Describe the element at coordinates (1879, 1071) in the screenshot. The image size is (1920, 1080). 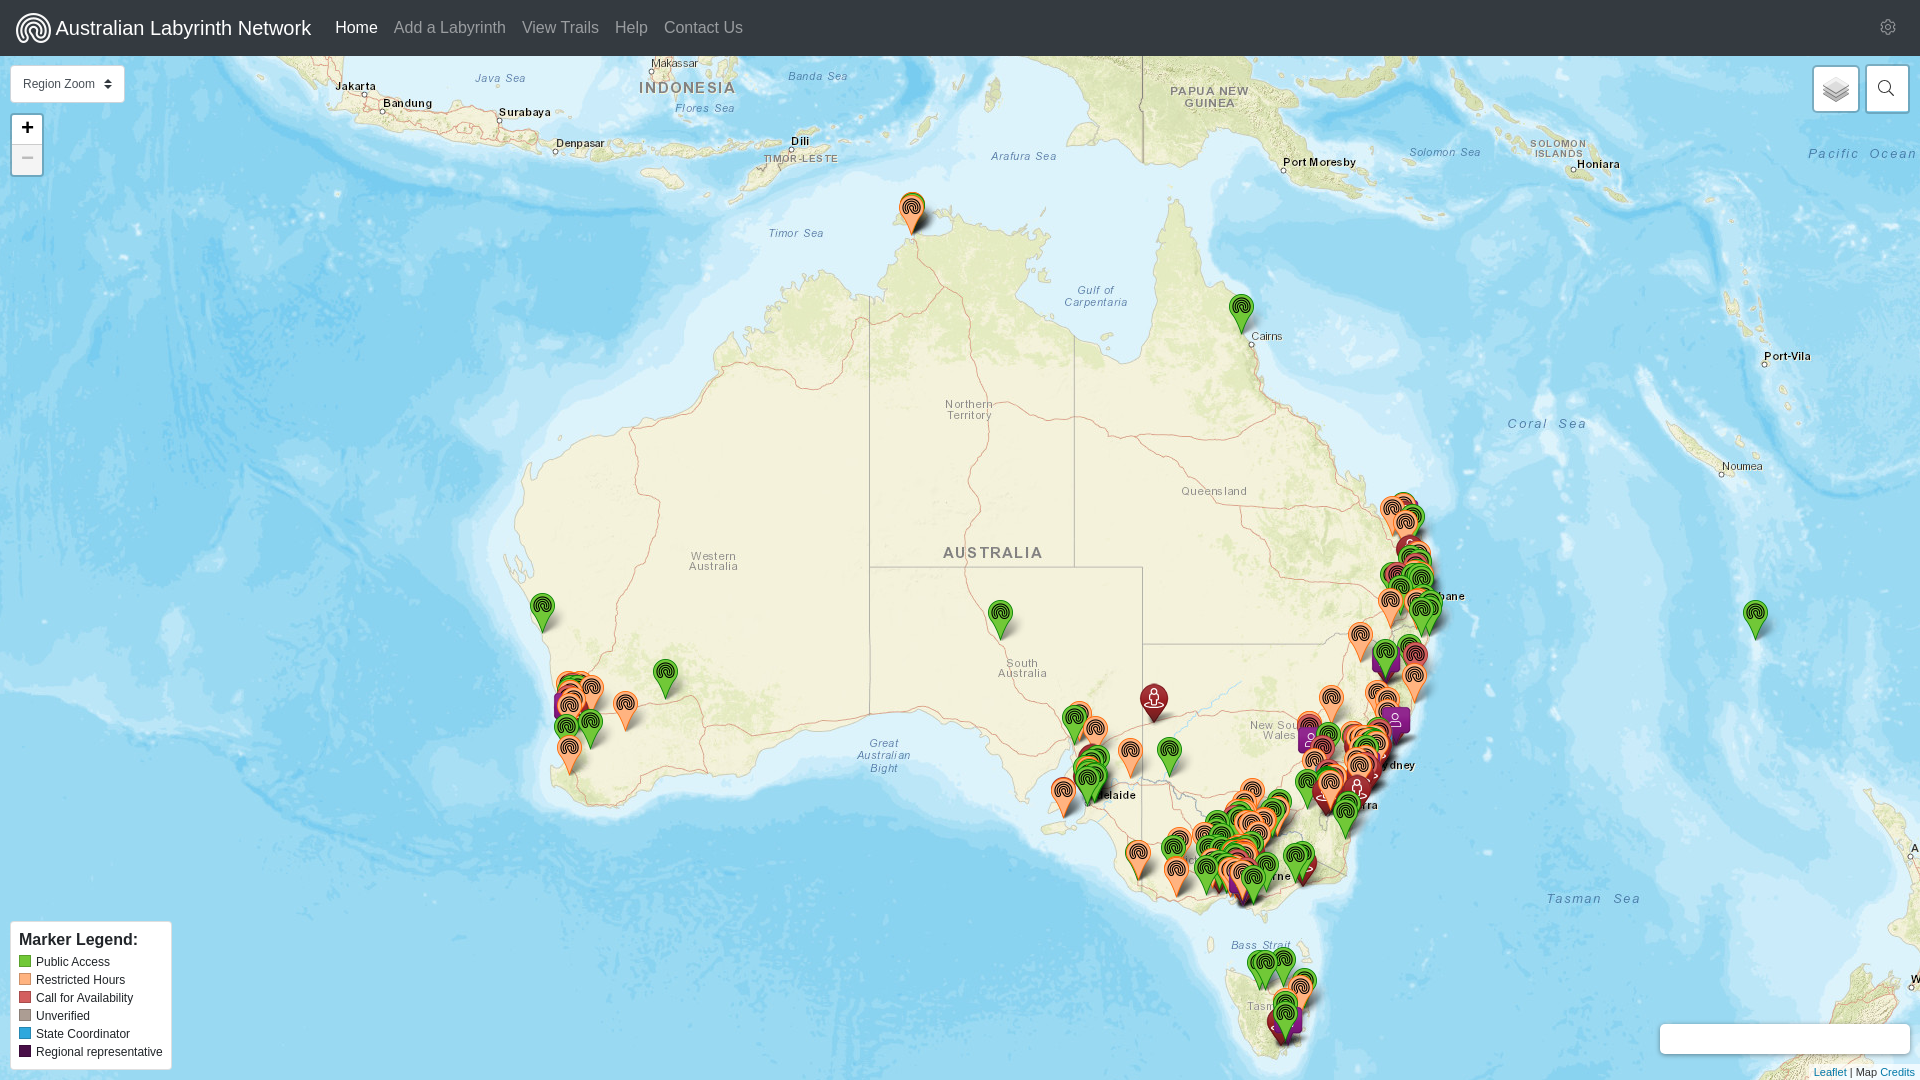
I see `'Credits'` at that location.